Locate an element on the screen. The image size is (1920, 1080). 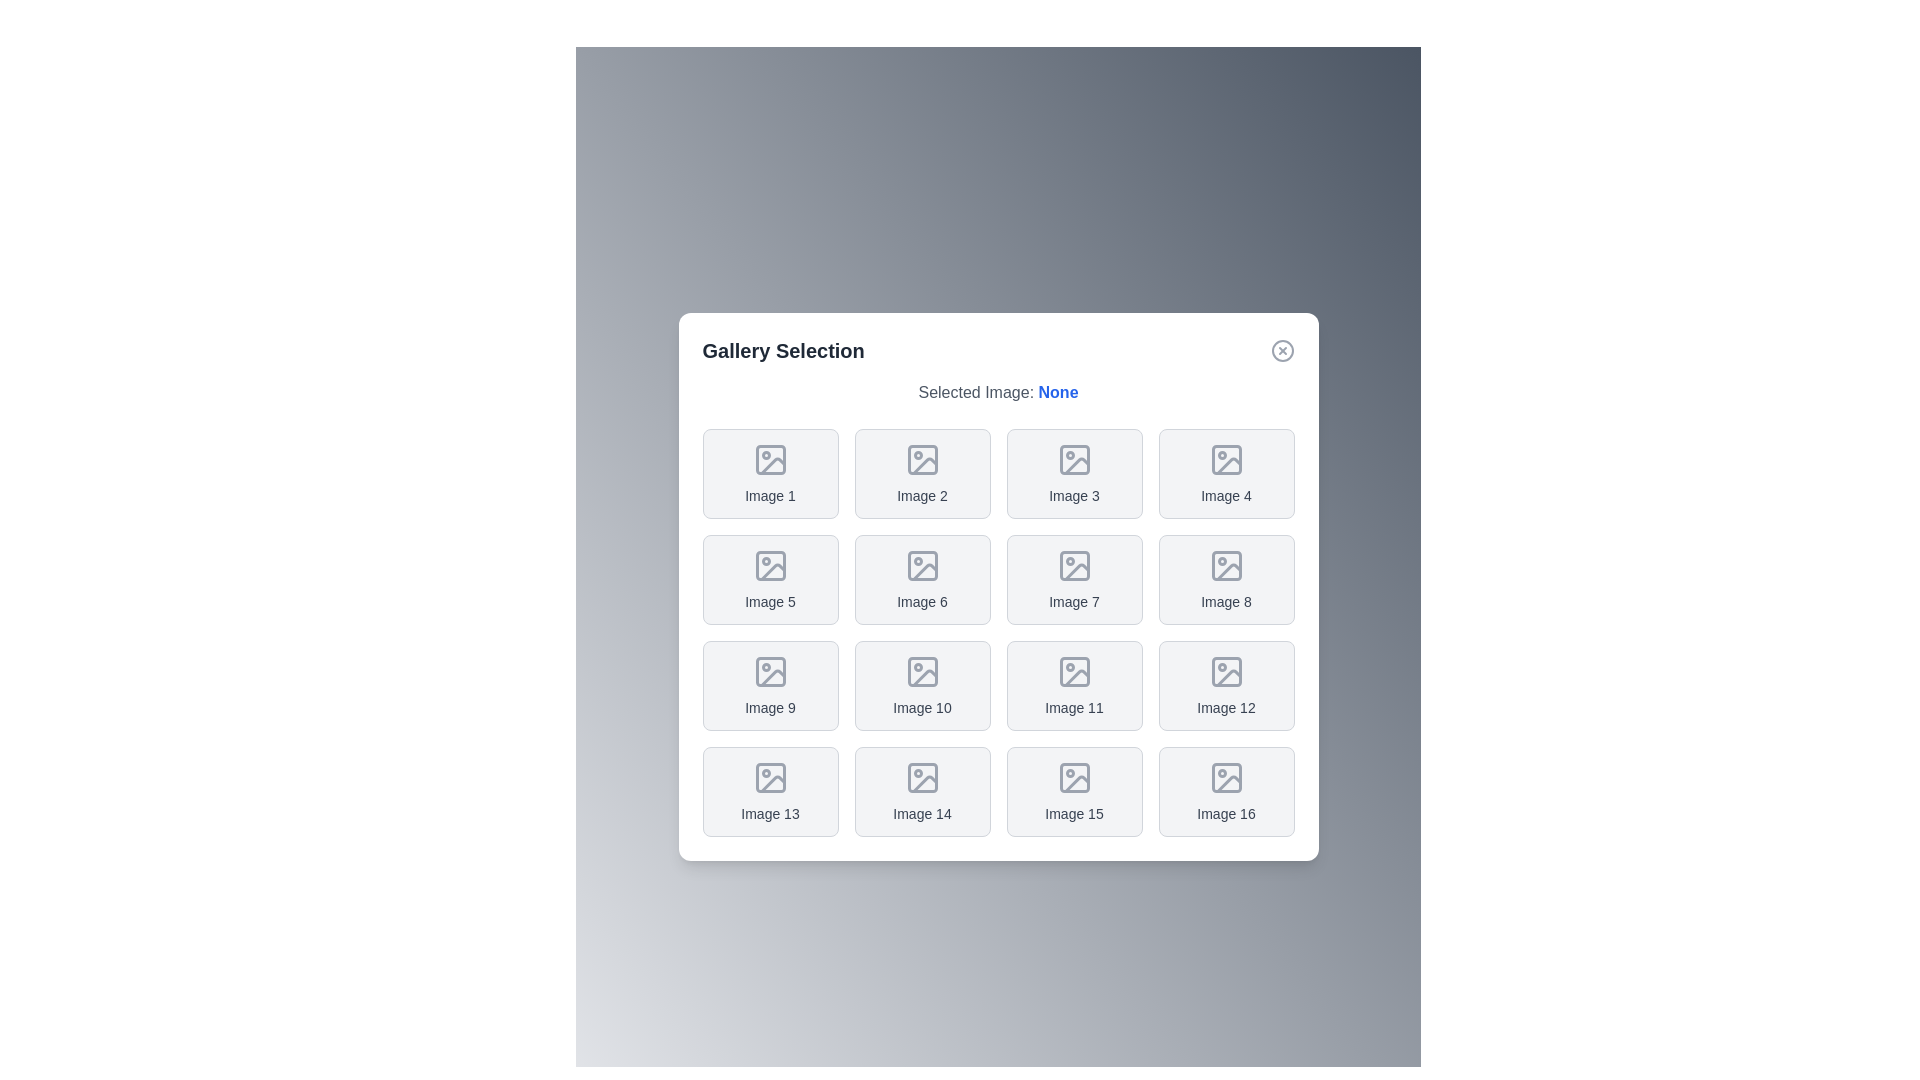
close button in the top-right corner of the dialog to close the gallery selection is located at coordinates (1282, 350).